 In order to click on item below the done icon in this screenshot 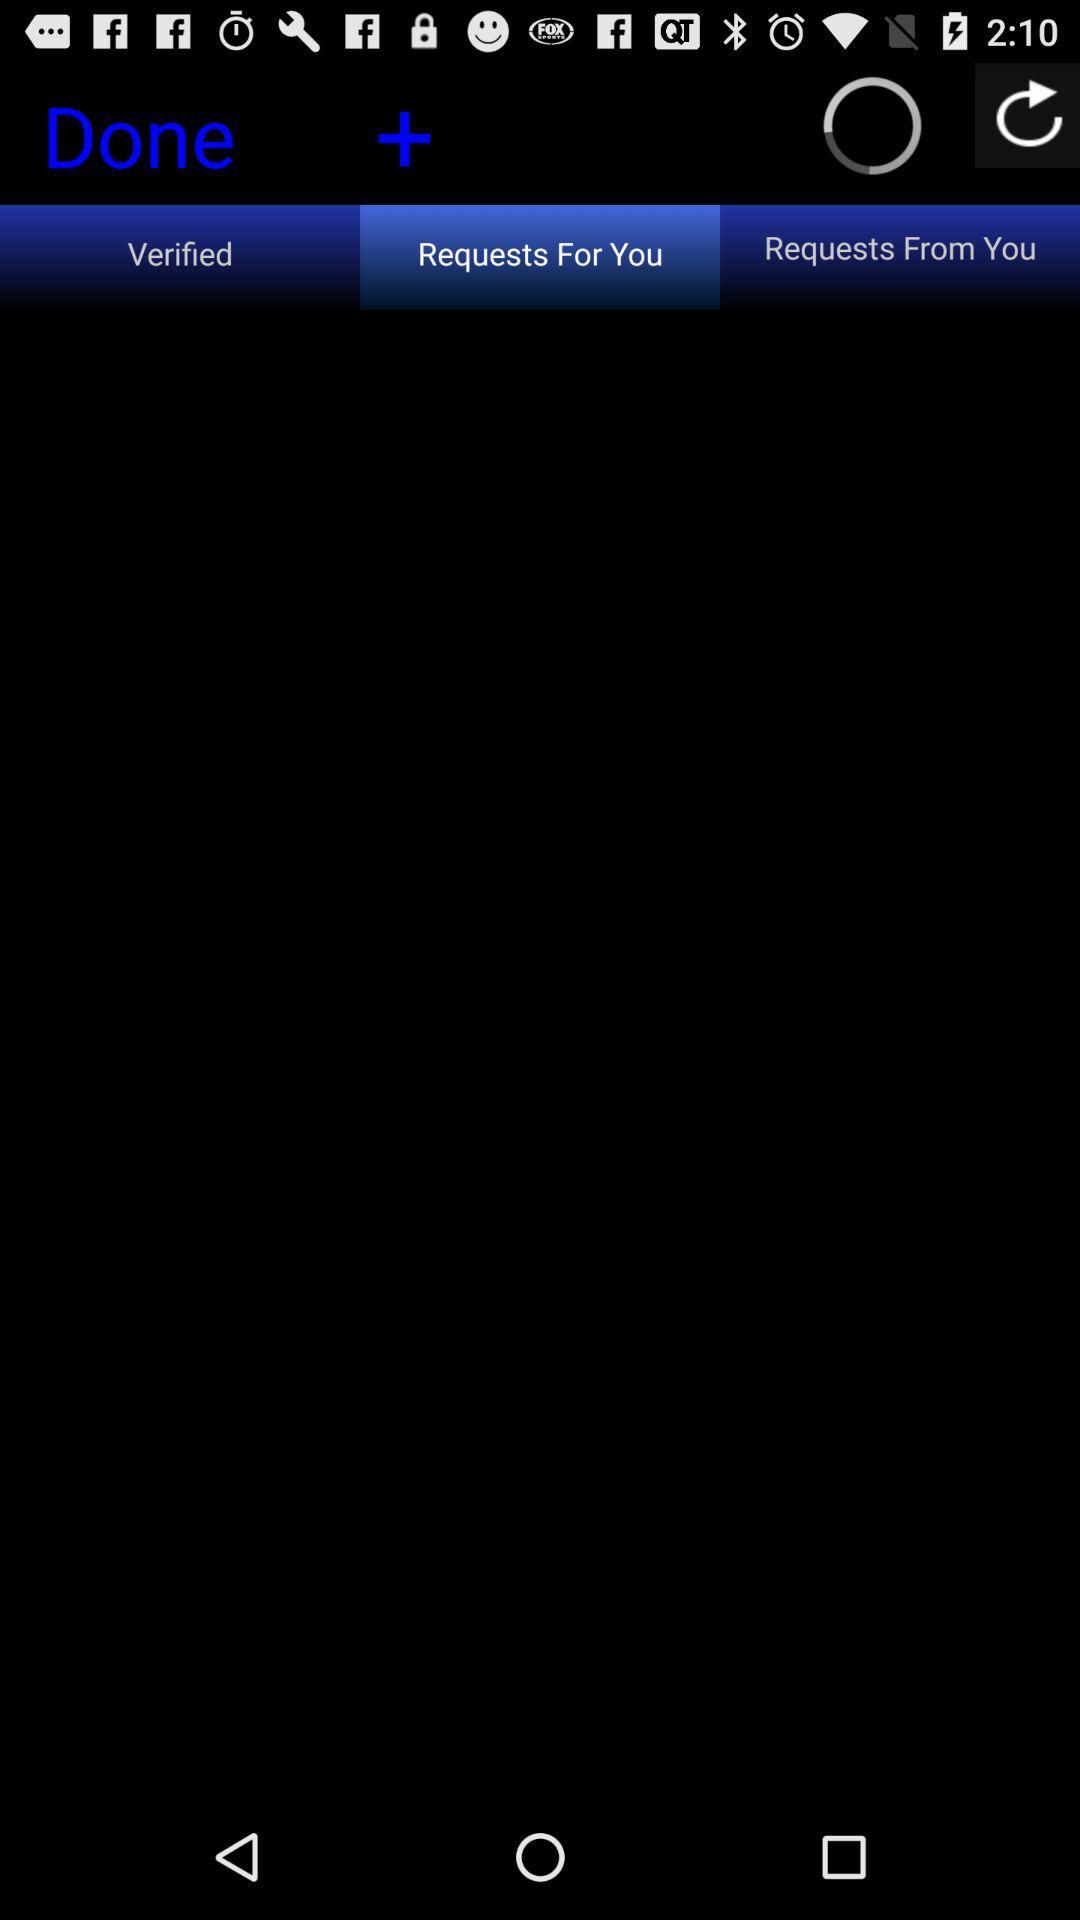, I will do `click(180, 256)`.